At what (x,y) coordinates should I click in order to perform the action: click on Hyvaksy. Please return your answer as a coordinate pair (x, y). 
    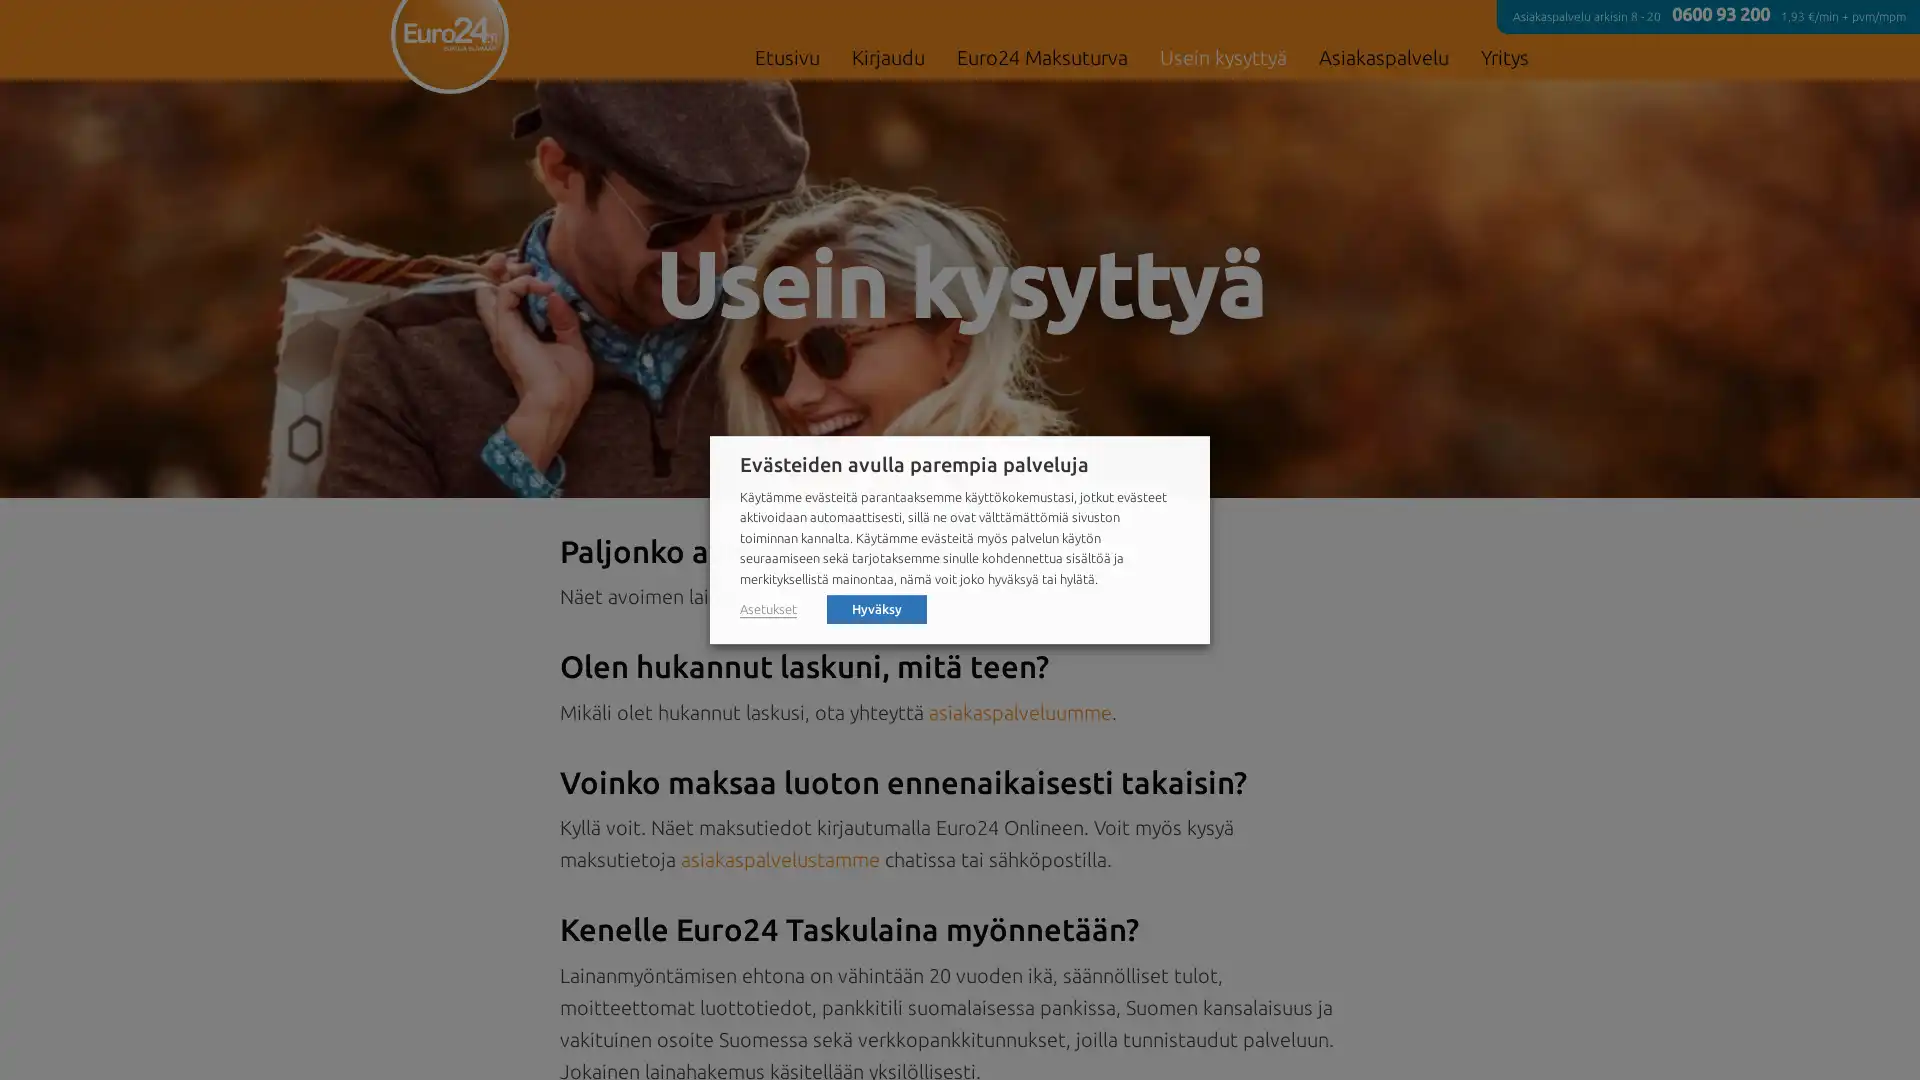
    Looking at the image, I should click on (877, 607).